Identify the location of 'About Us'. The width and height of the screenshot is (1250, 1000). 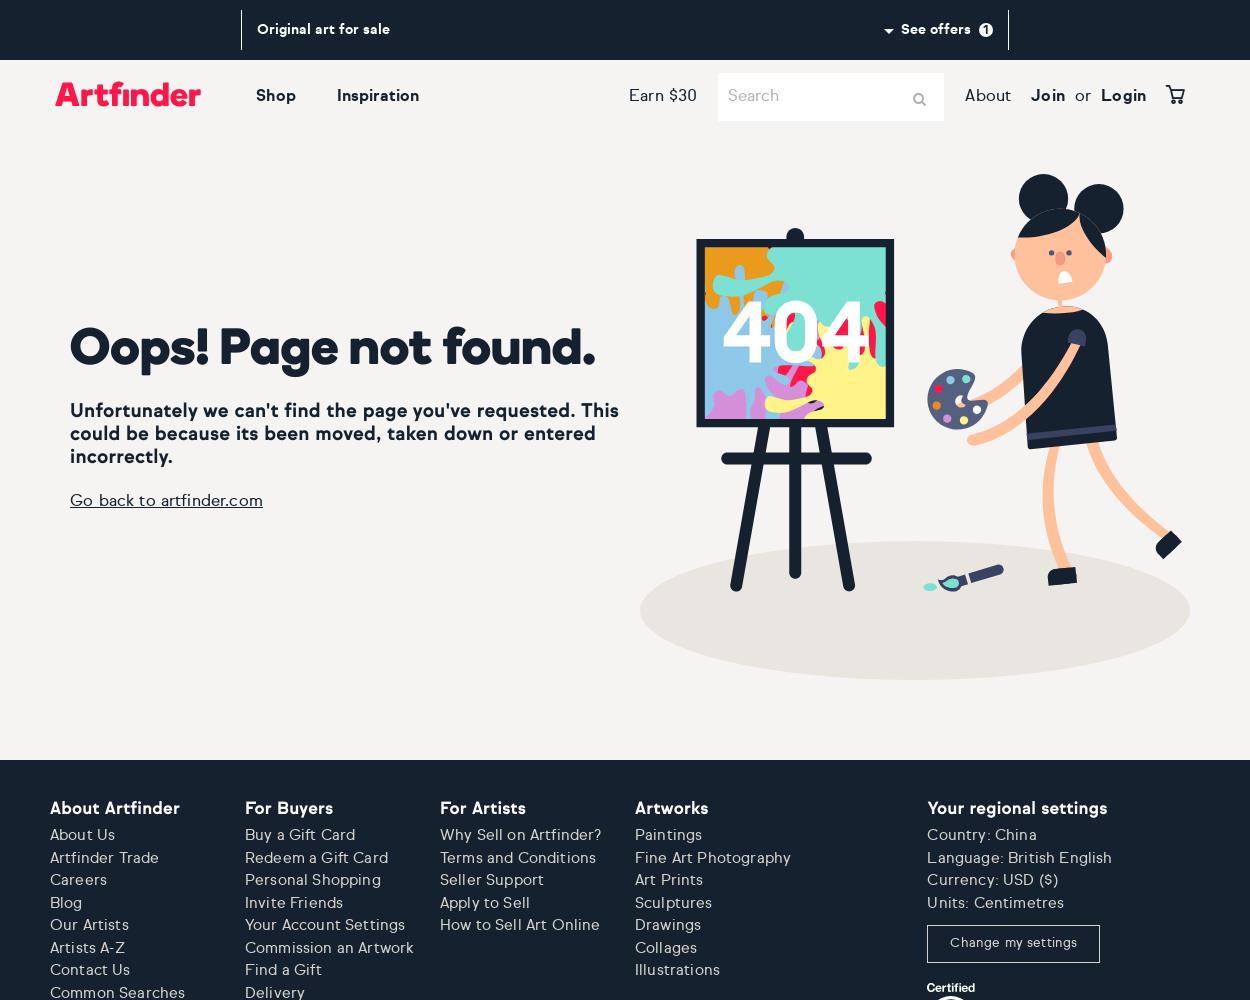
(81, 834).